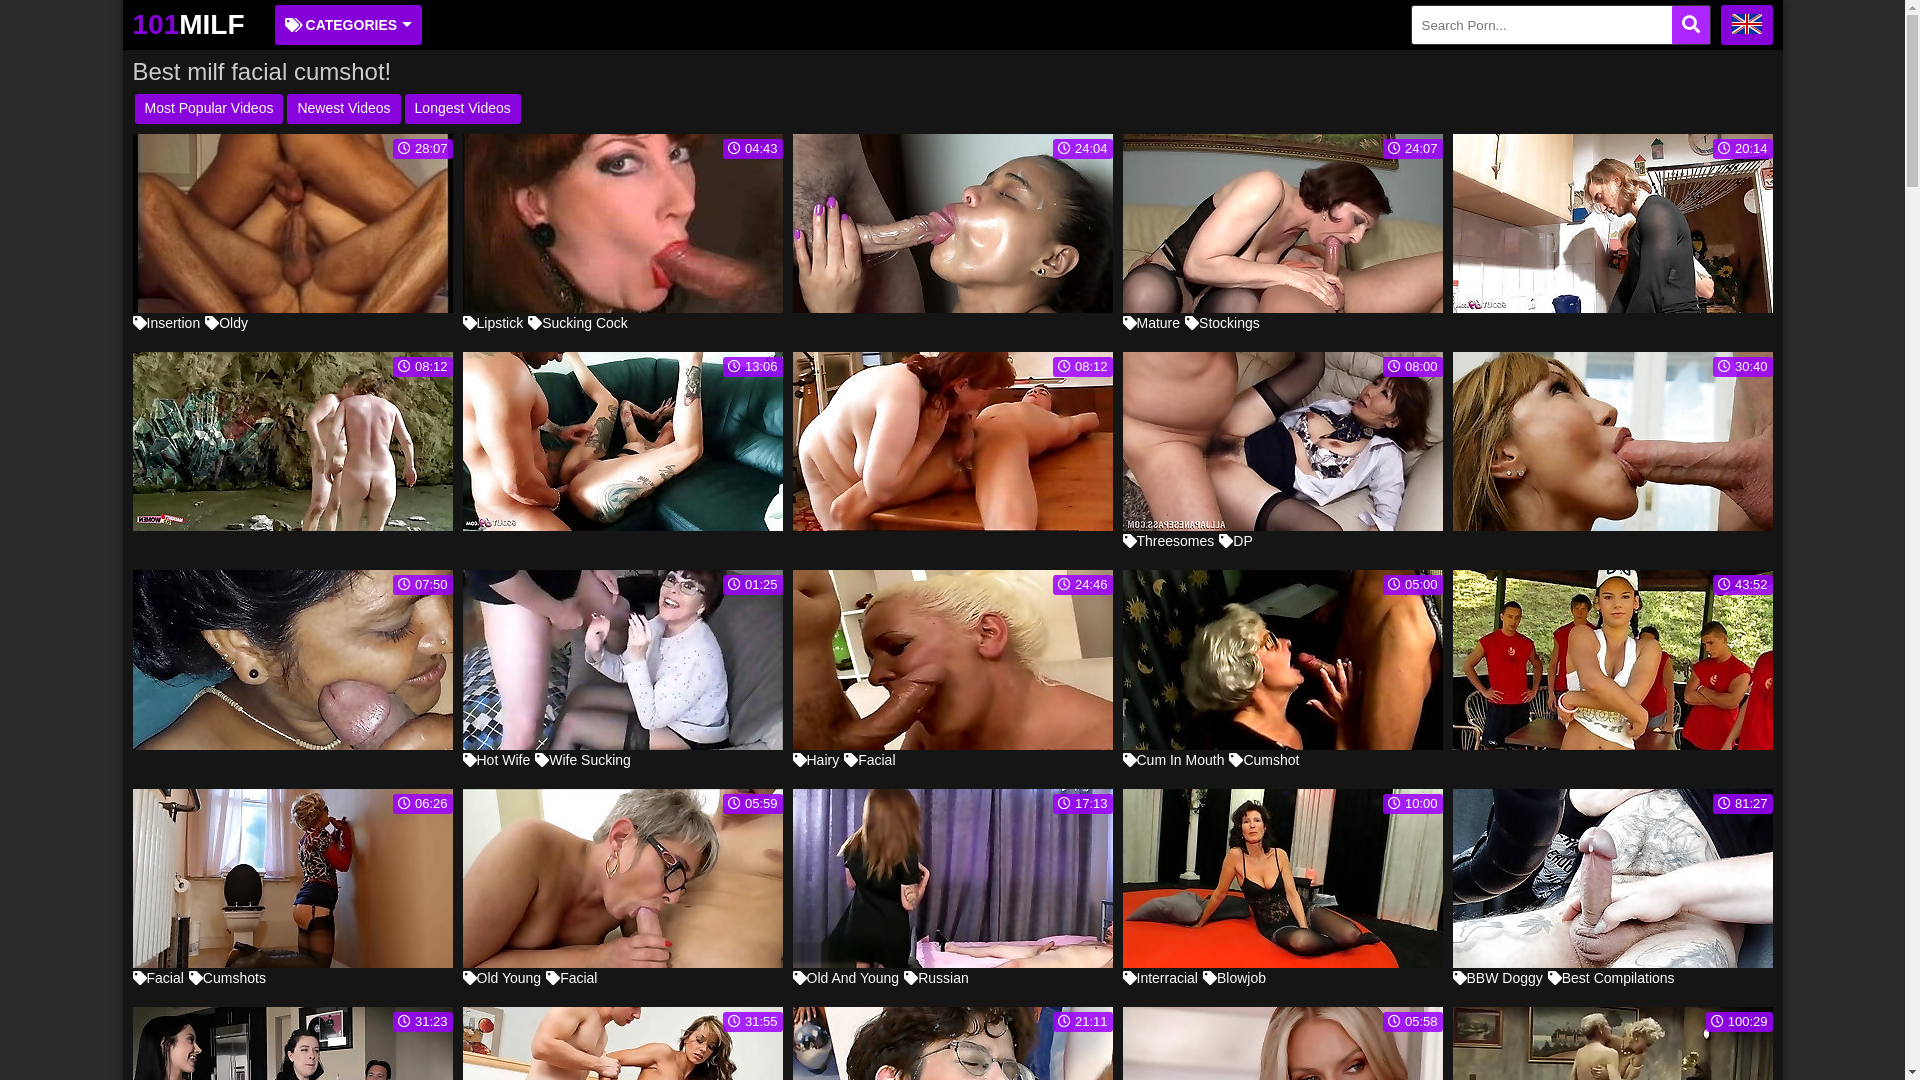 This screenshot has width=1920, height=1080. What do you see at coordinates (156, 977) in the screenshot?
I see `'Facial'` at bounding box center [156, 977].